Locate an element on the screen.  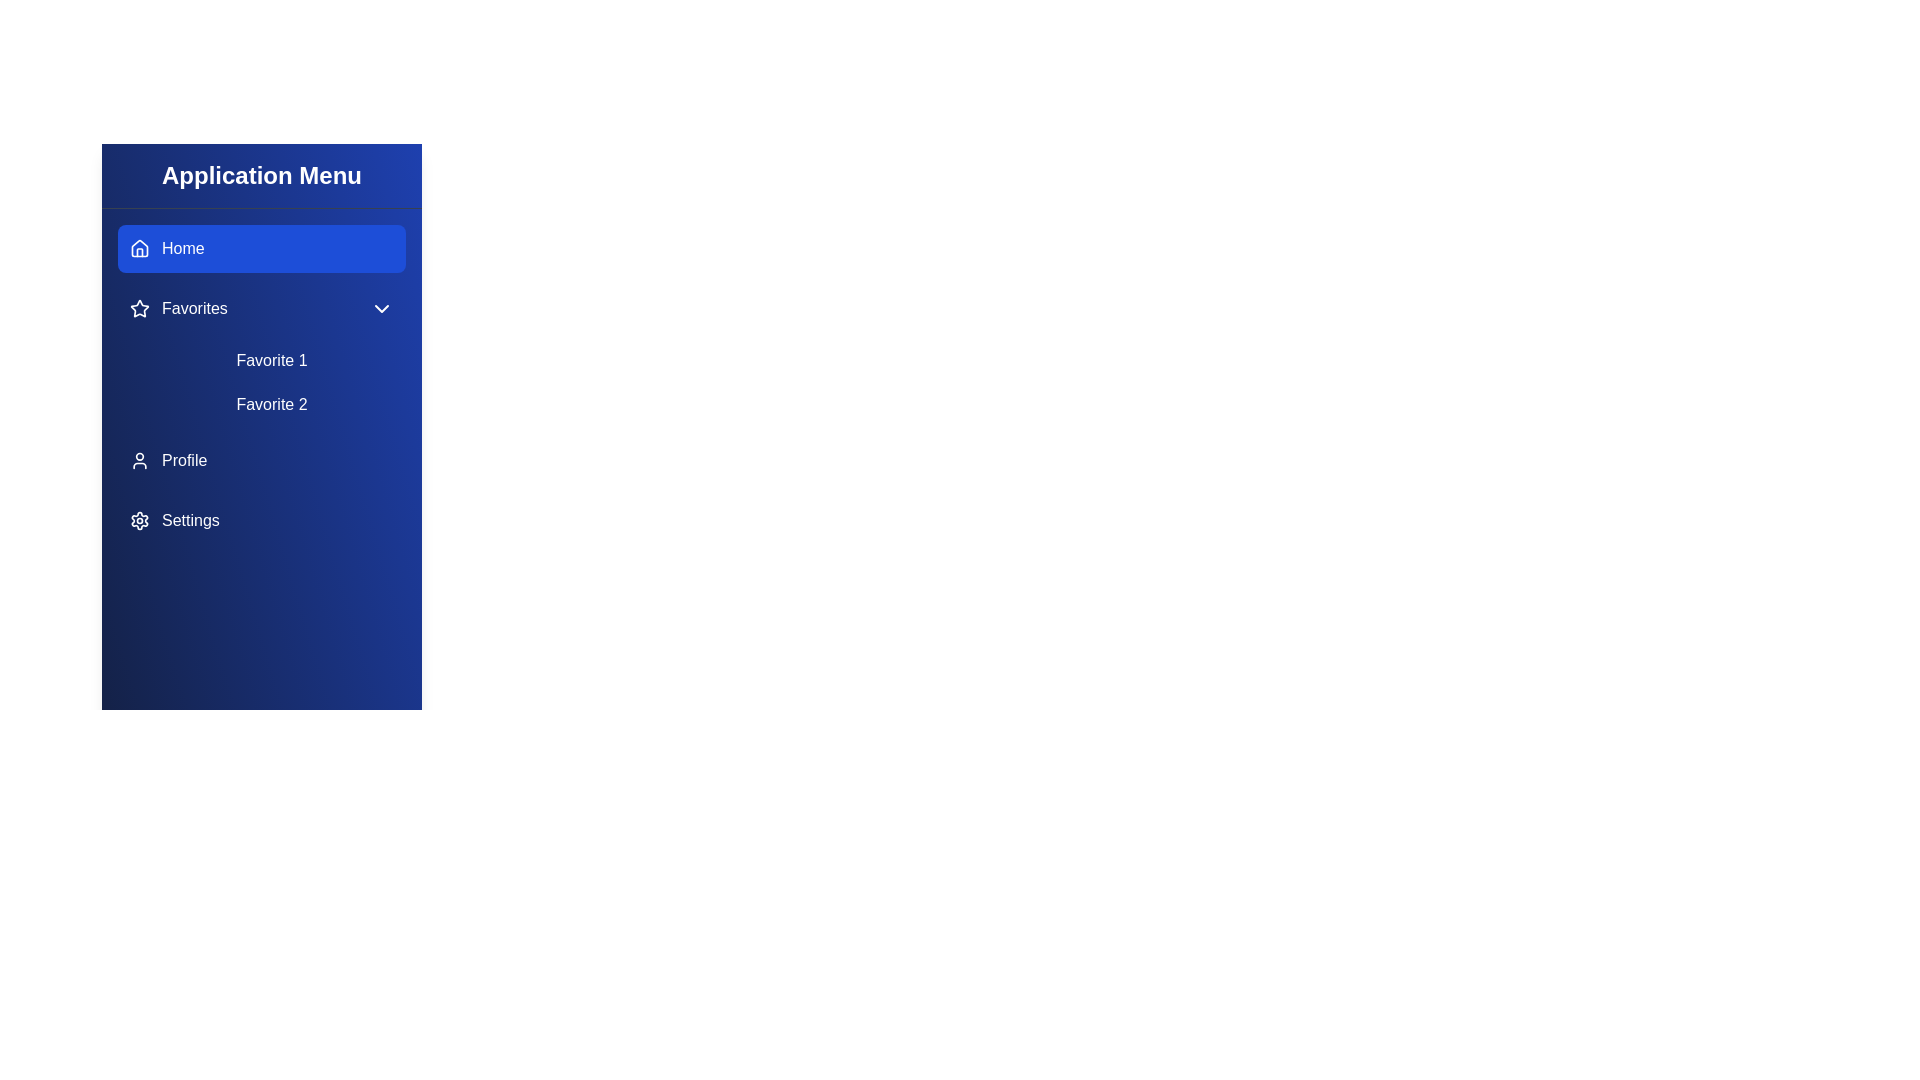
the navigation item for accessing the user's profile section, which is the fourth item in the vertical menu of the sidebar, positioned between 'Favorites' and 'Settings' is located at coordinates (168, 461).